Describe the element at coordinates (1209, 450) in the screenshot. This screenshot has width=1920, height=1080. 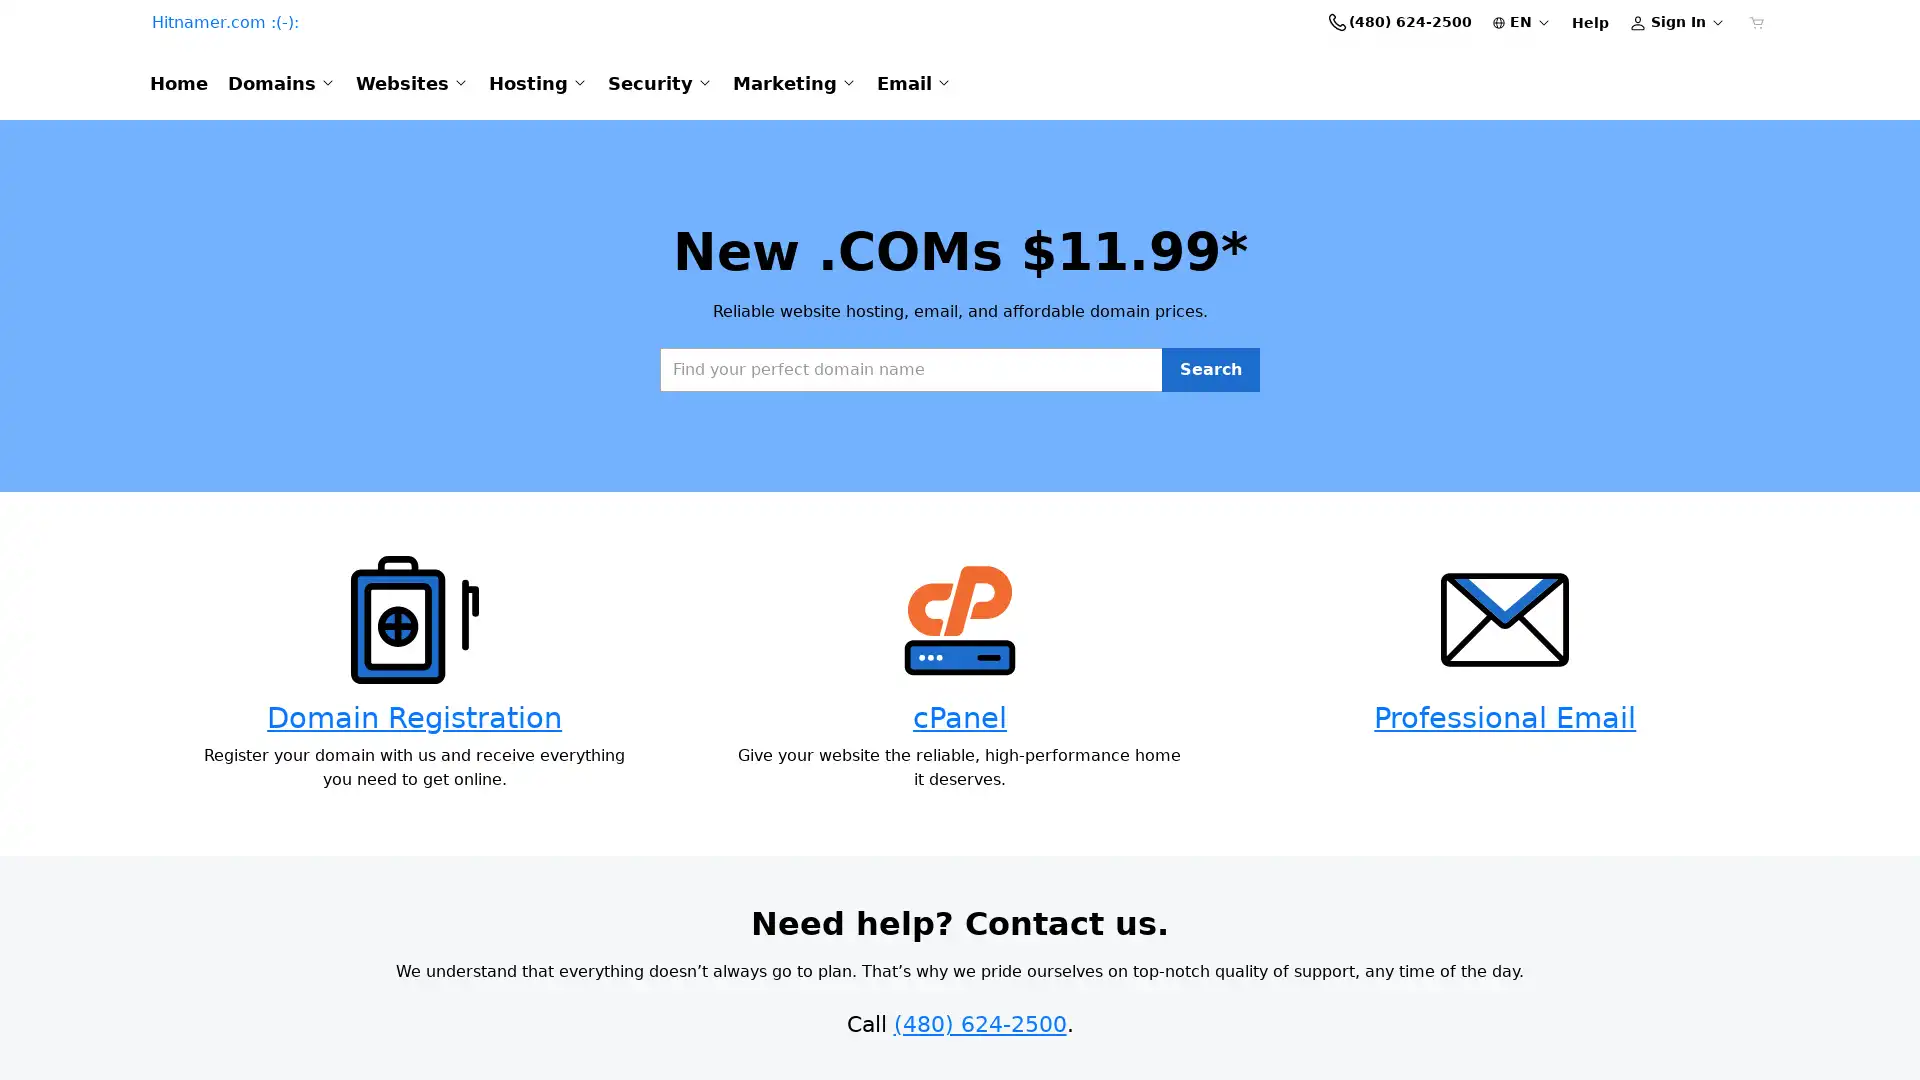
I see `Search` at that location.